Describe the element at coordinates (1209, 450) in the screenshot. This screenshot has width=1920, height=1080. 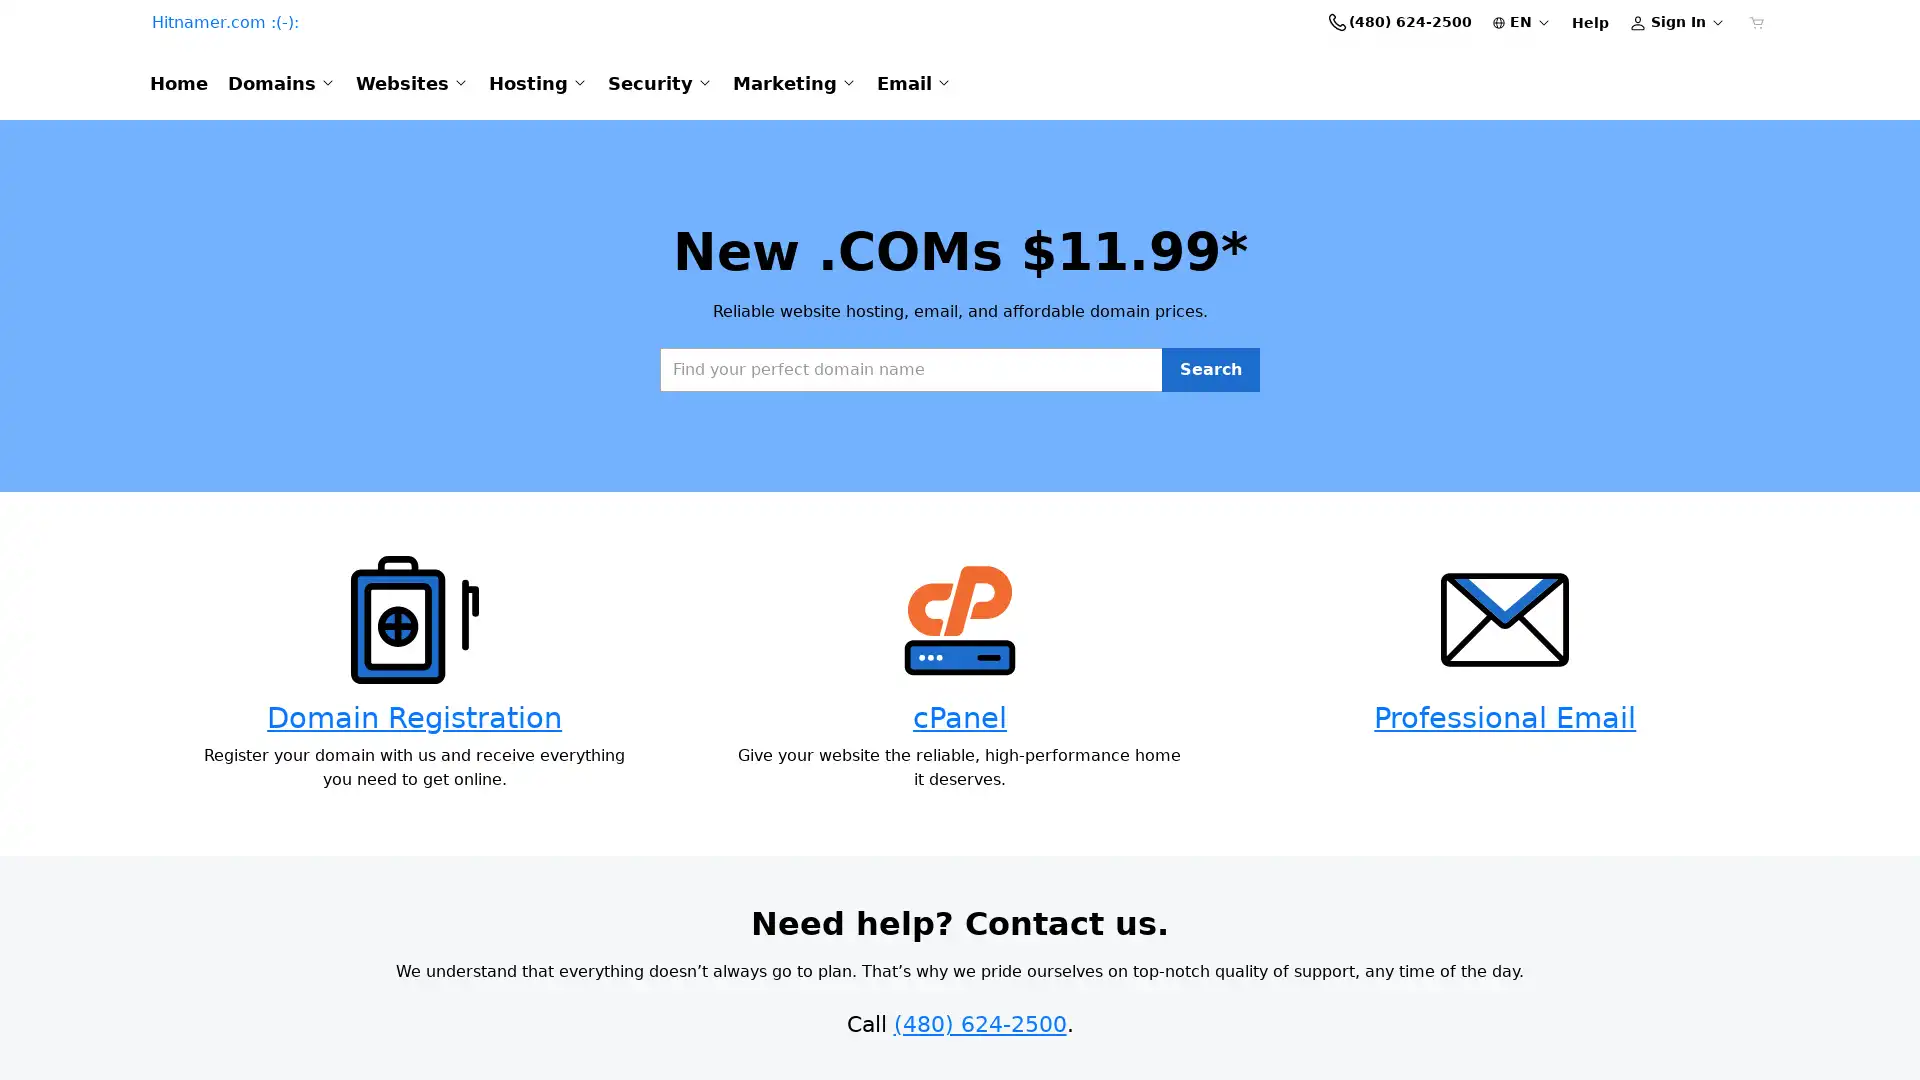
I see `Search` at that location.